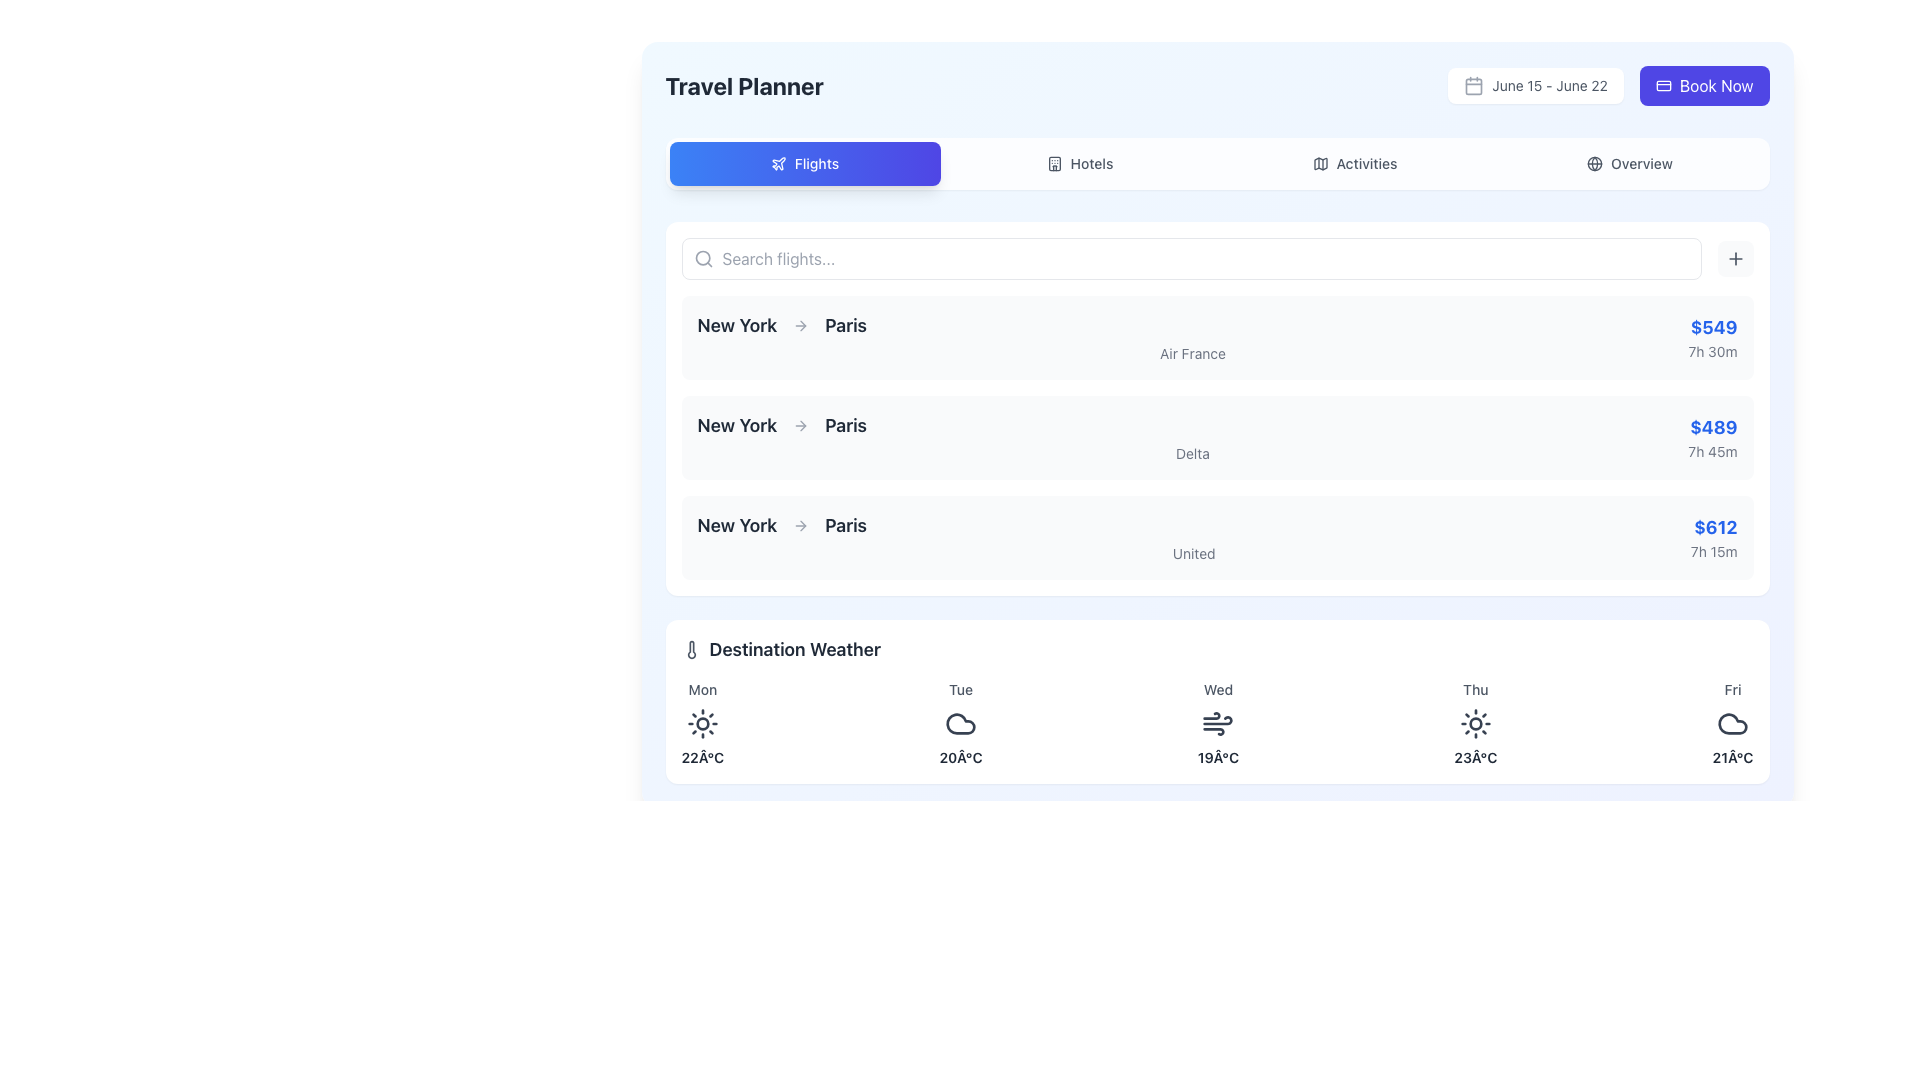 This screenshot has height=1080, width=1920. I want to click on the pricing and duration text element displaying '$549' and '7h 30m' in the topmost flight listing item, aligned to the right side, so click(1712, 337).